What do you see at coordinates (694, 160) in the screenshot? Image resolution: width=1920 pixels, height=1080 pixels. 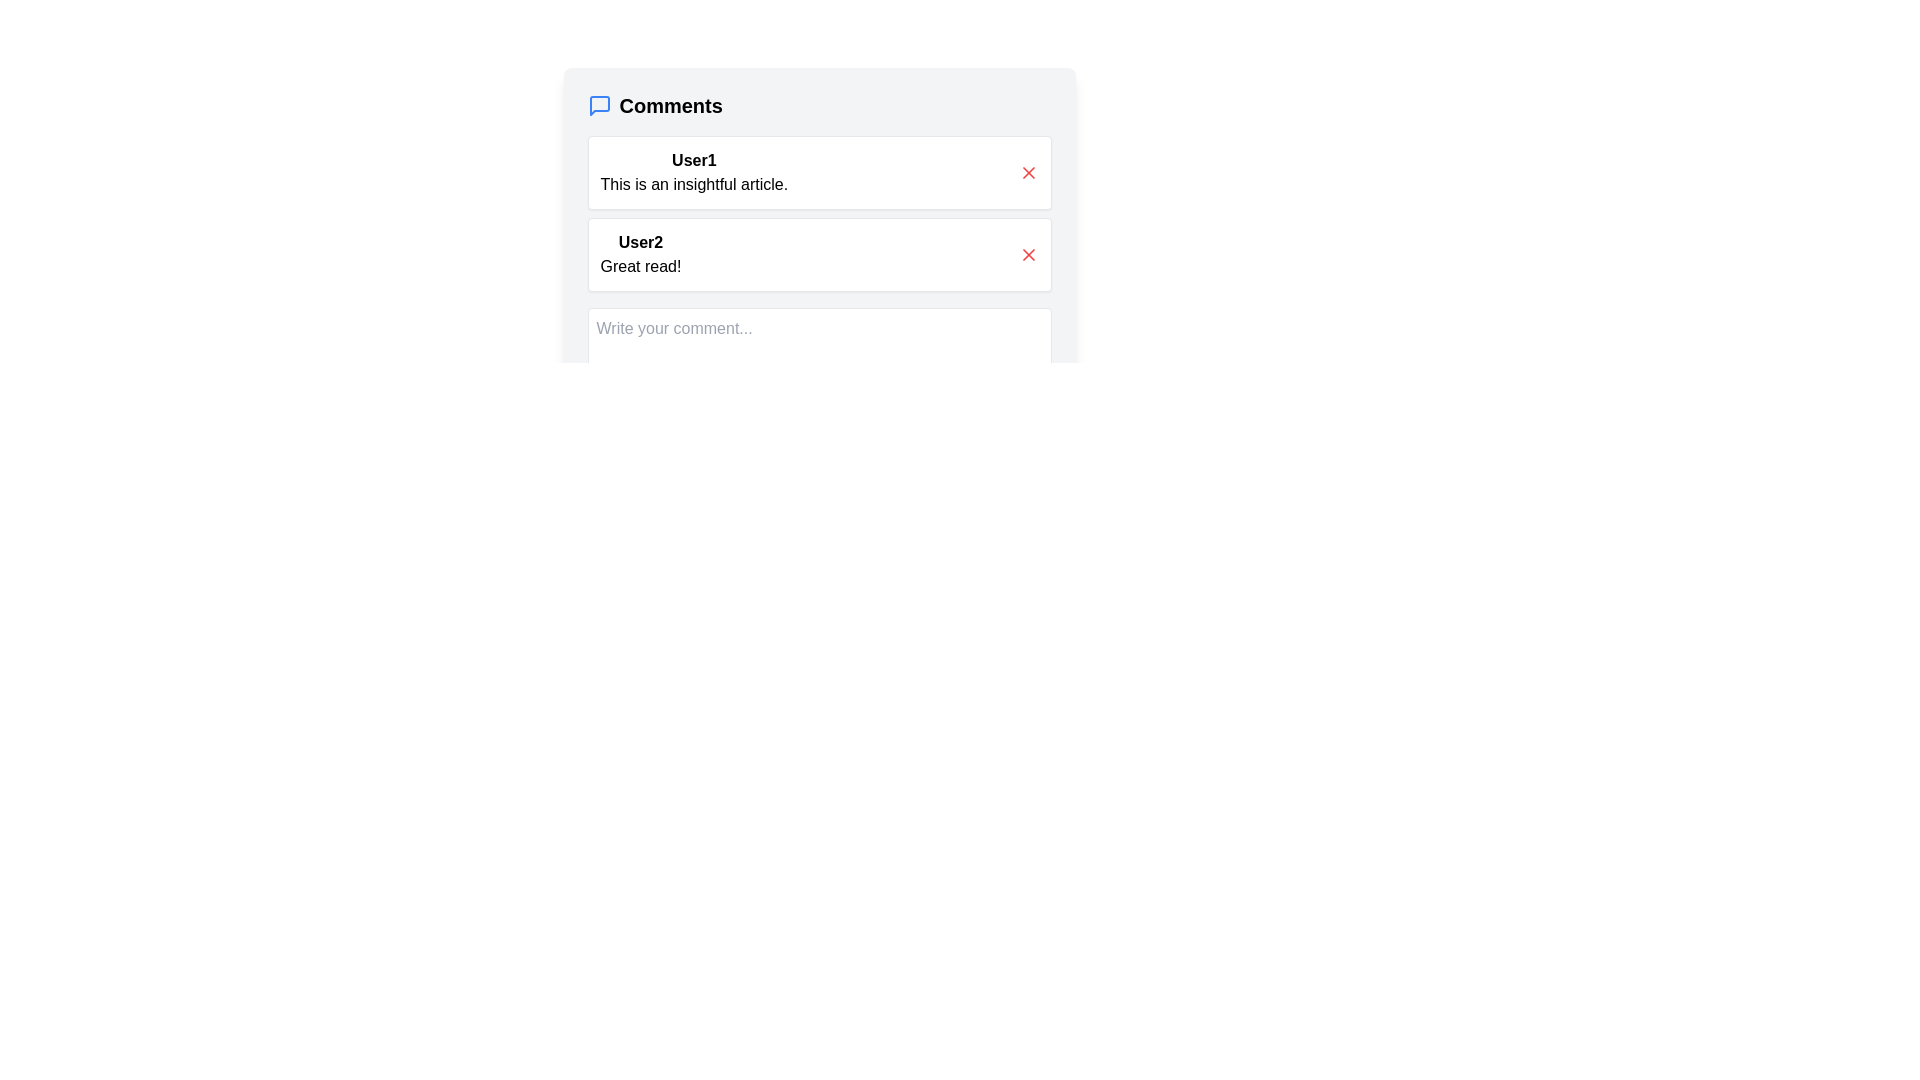 I see `label indicating the author of the associated comment located above the comment text 'This is an insightful article.'` at bounding box center [694, 160].